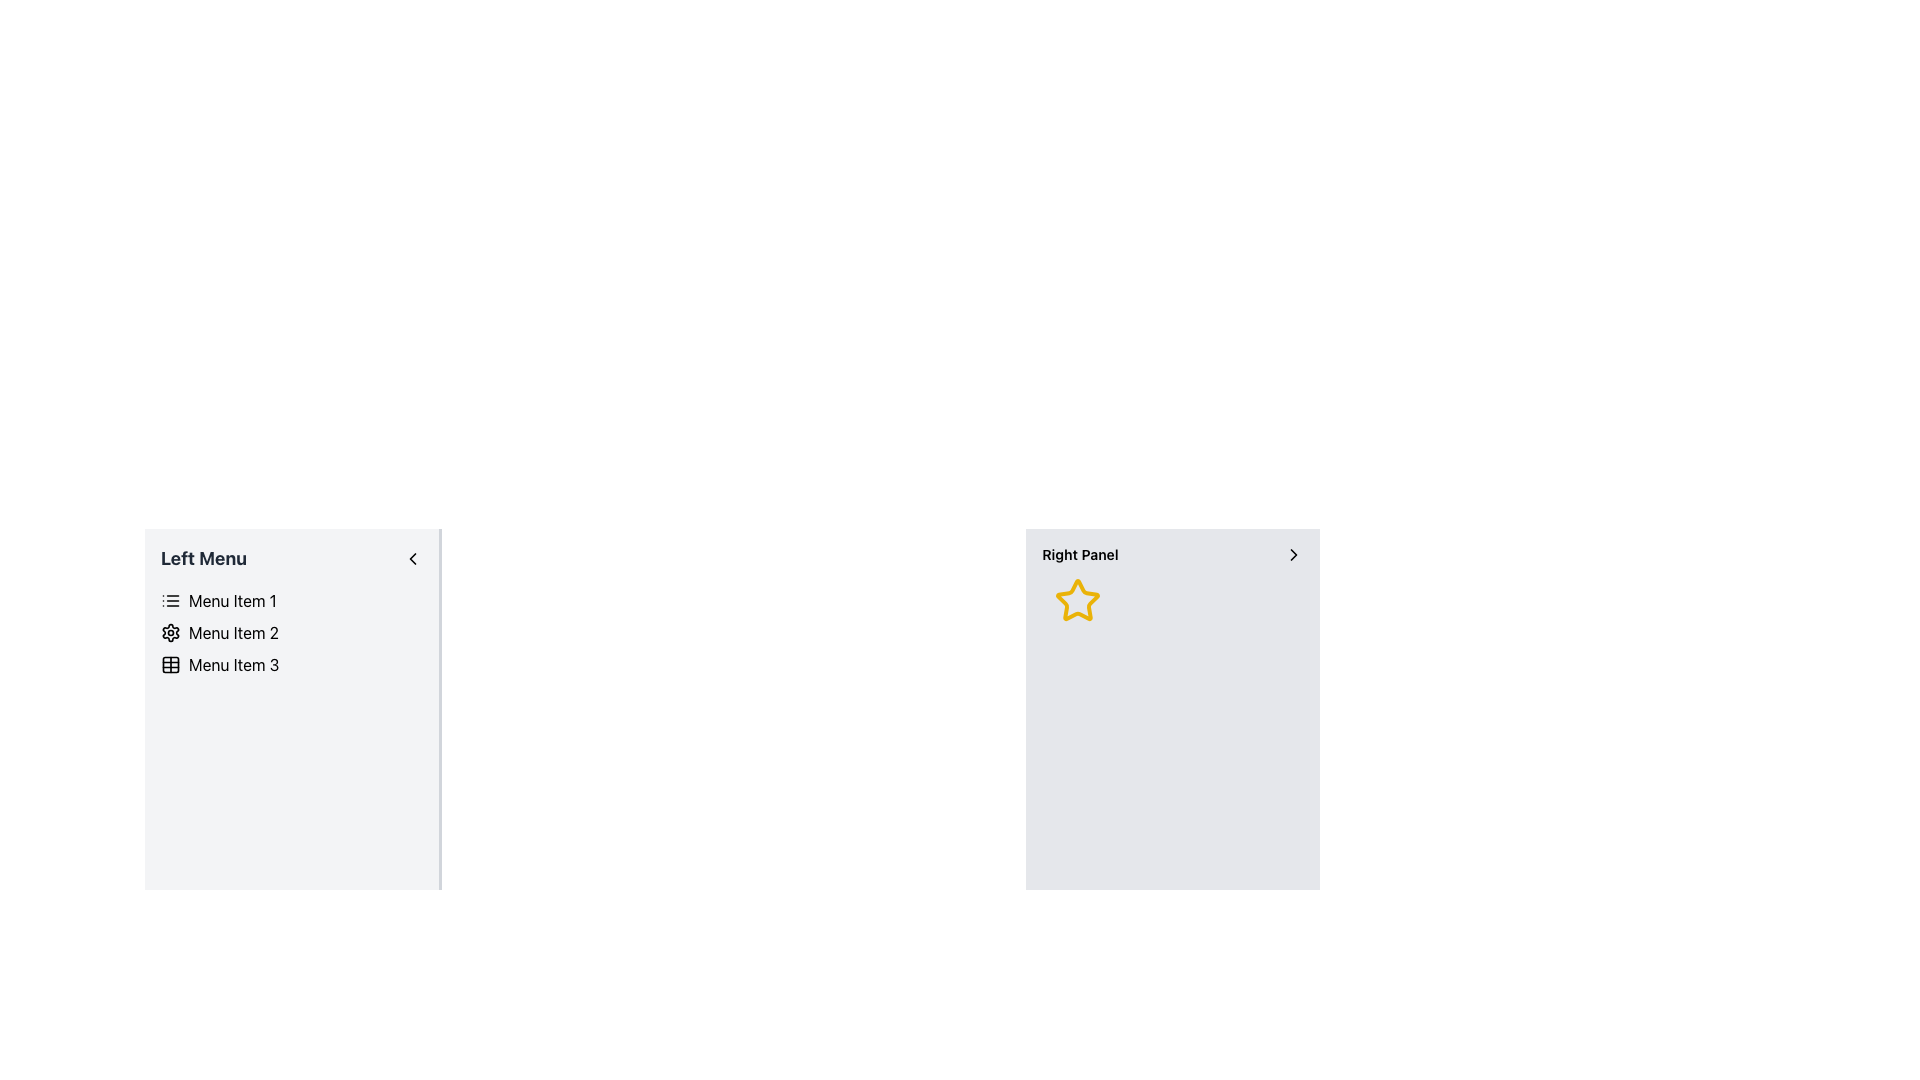 The image size is (1920, 1080). I want to click on the third item in the vertical sidebar menu labeled 'Menu Item 3', so click(290, 664).